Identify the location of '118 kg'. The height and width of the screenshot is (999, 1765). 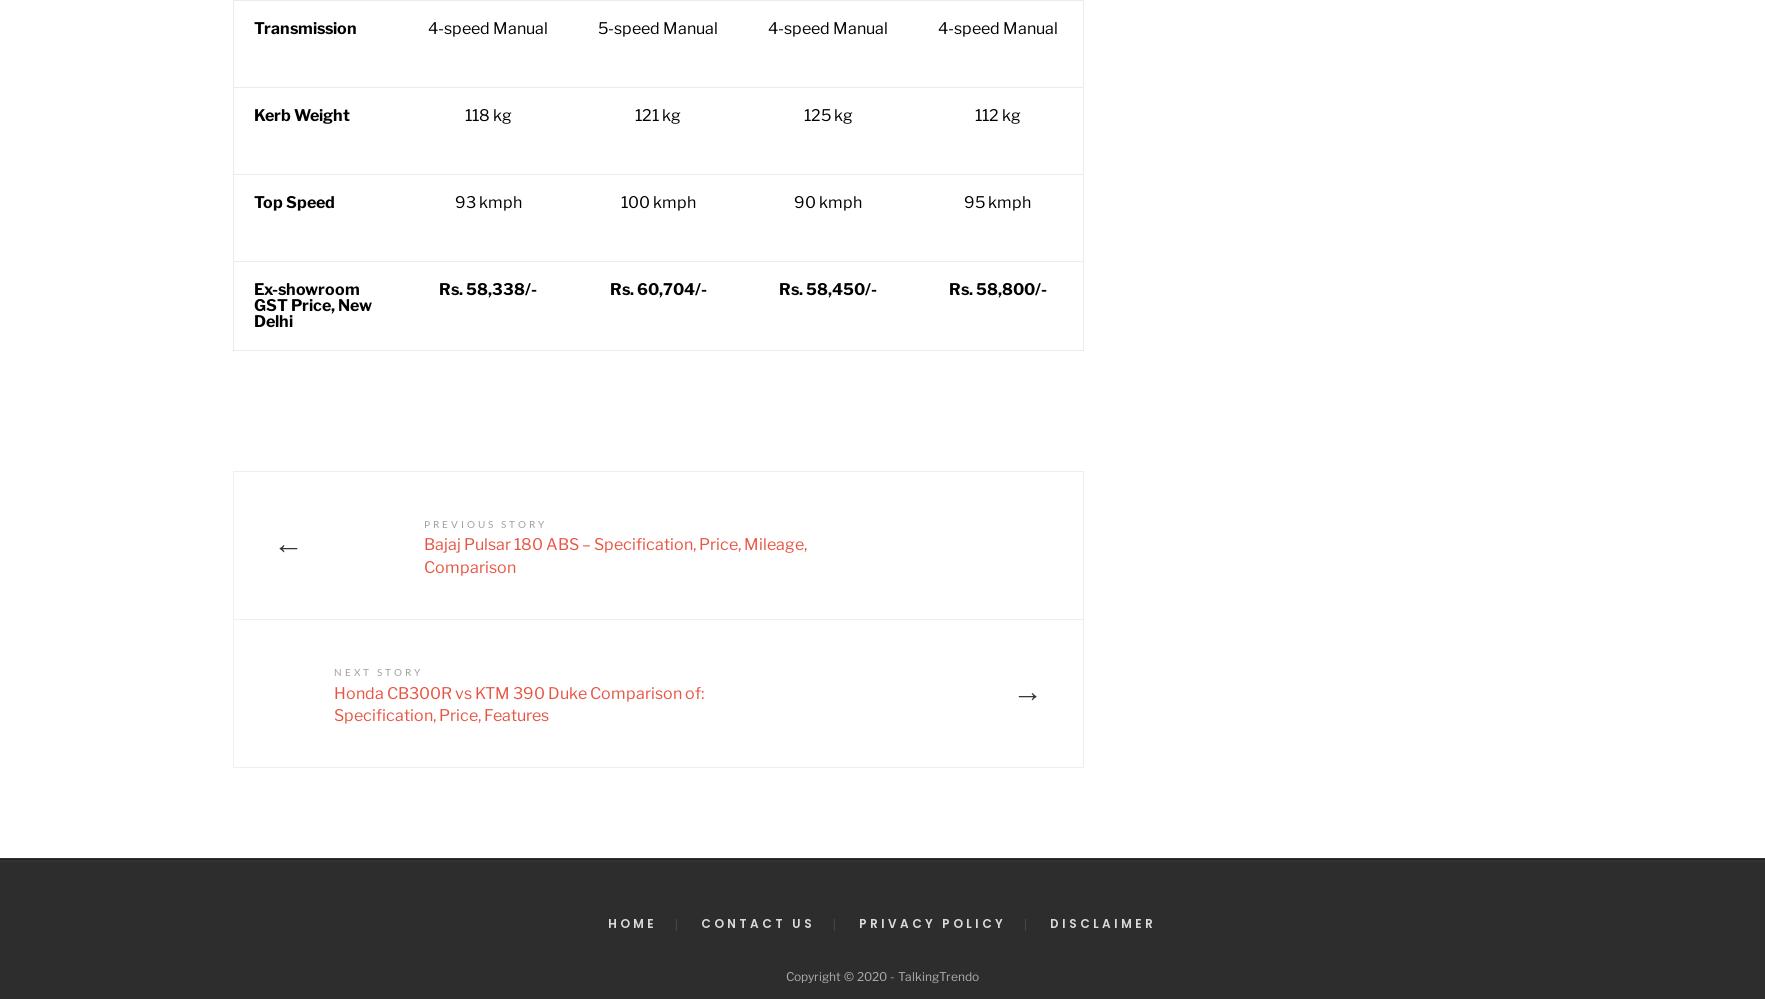
(486, 115).